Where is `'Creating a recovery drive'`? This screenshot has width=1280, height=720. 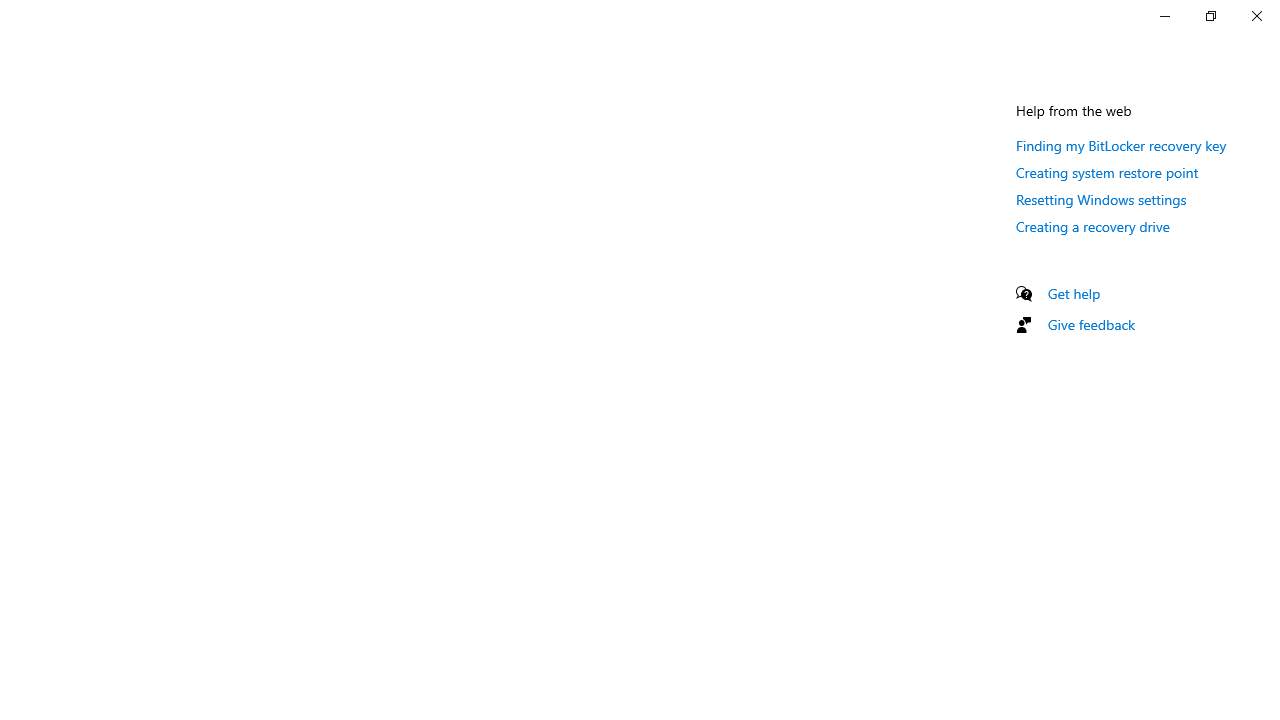 'Creating a recovery drive' is located at coordinates (1092, 225).